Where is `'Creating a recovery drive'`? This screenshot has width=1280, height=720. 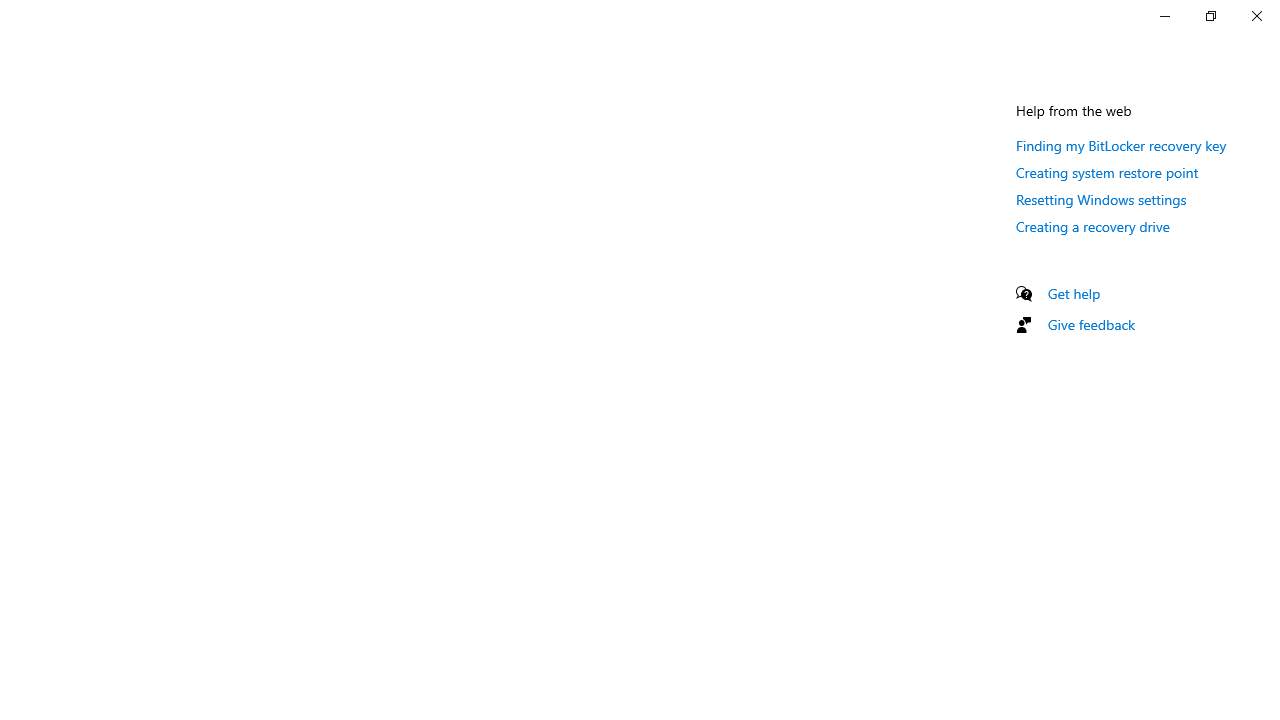 'Creating a recovery drive' is located at coordinates (1092, 225).